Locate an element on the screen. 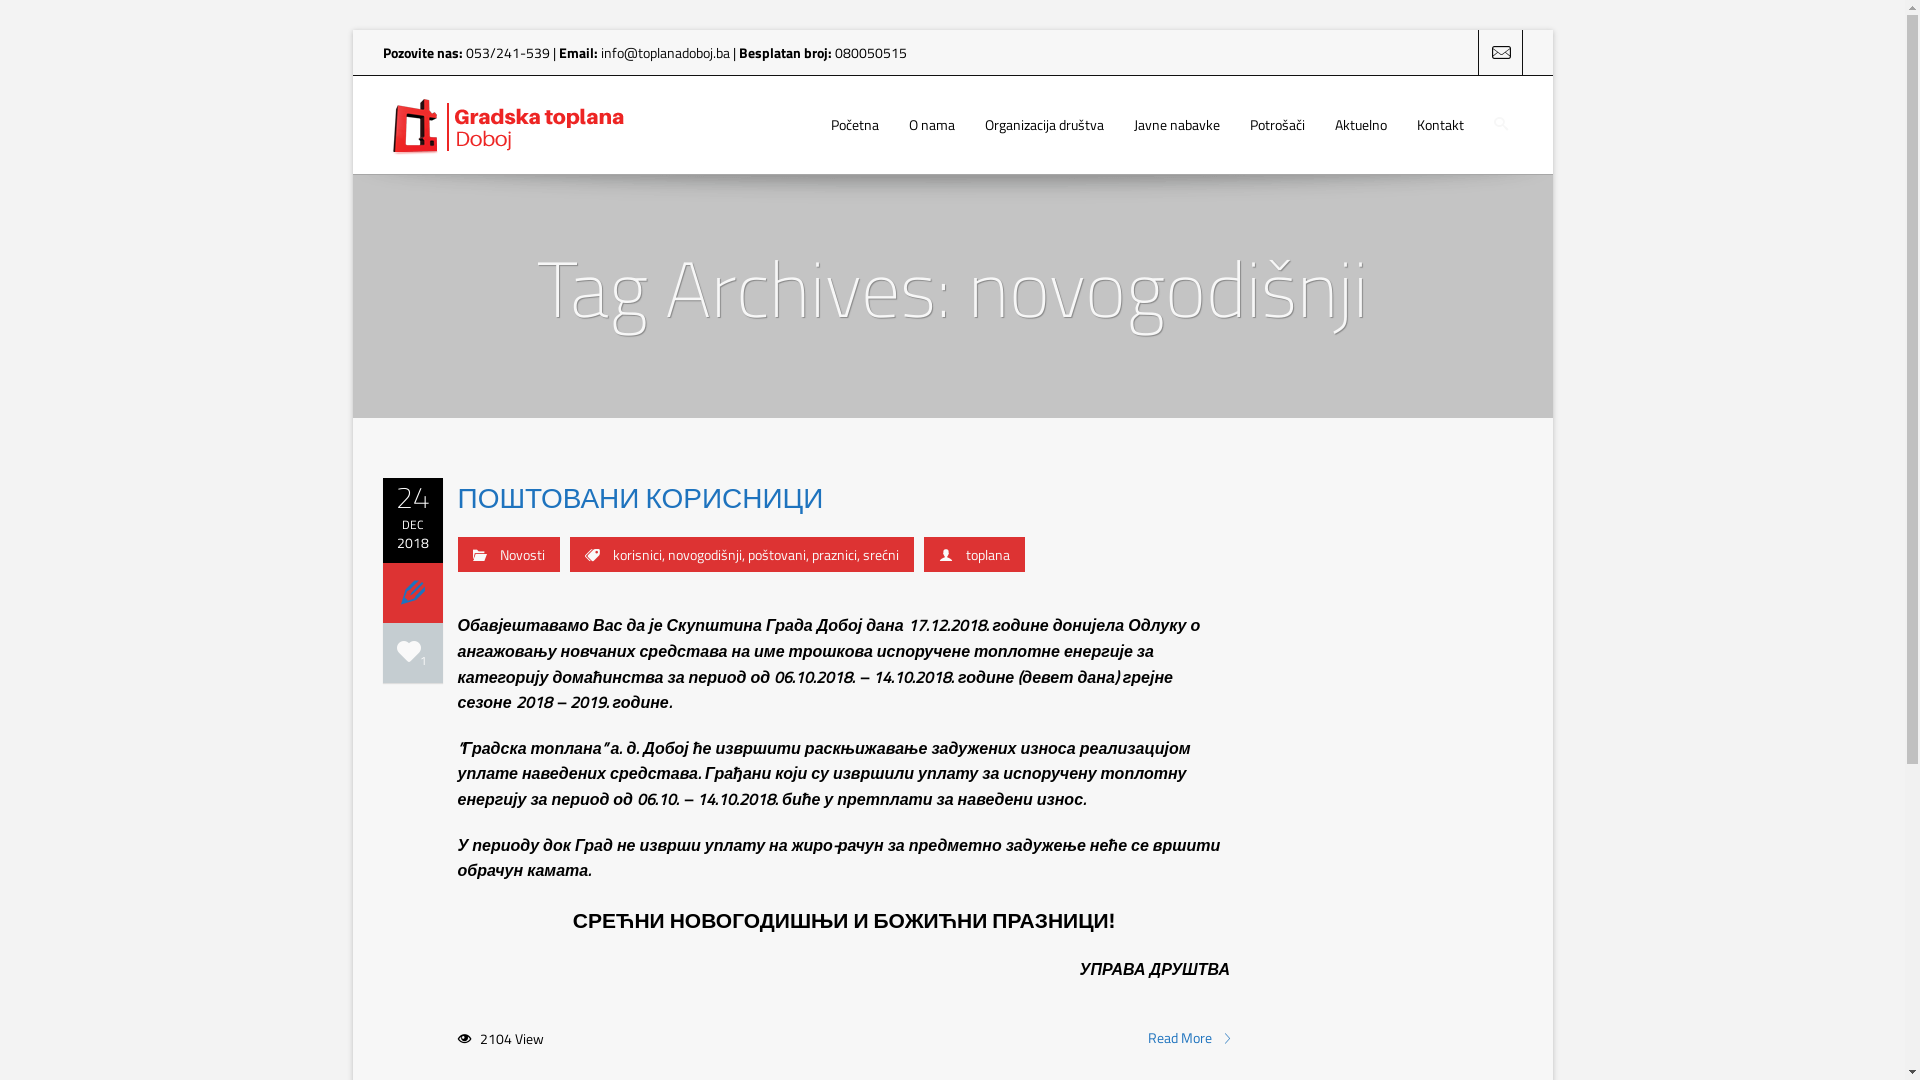  'Gradska Toplana Doboj' is located at coordinates (507, 124).